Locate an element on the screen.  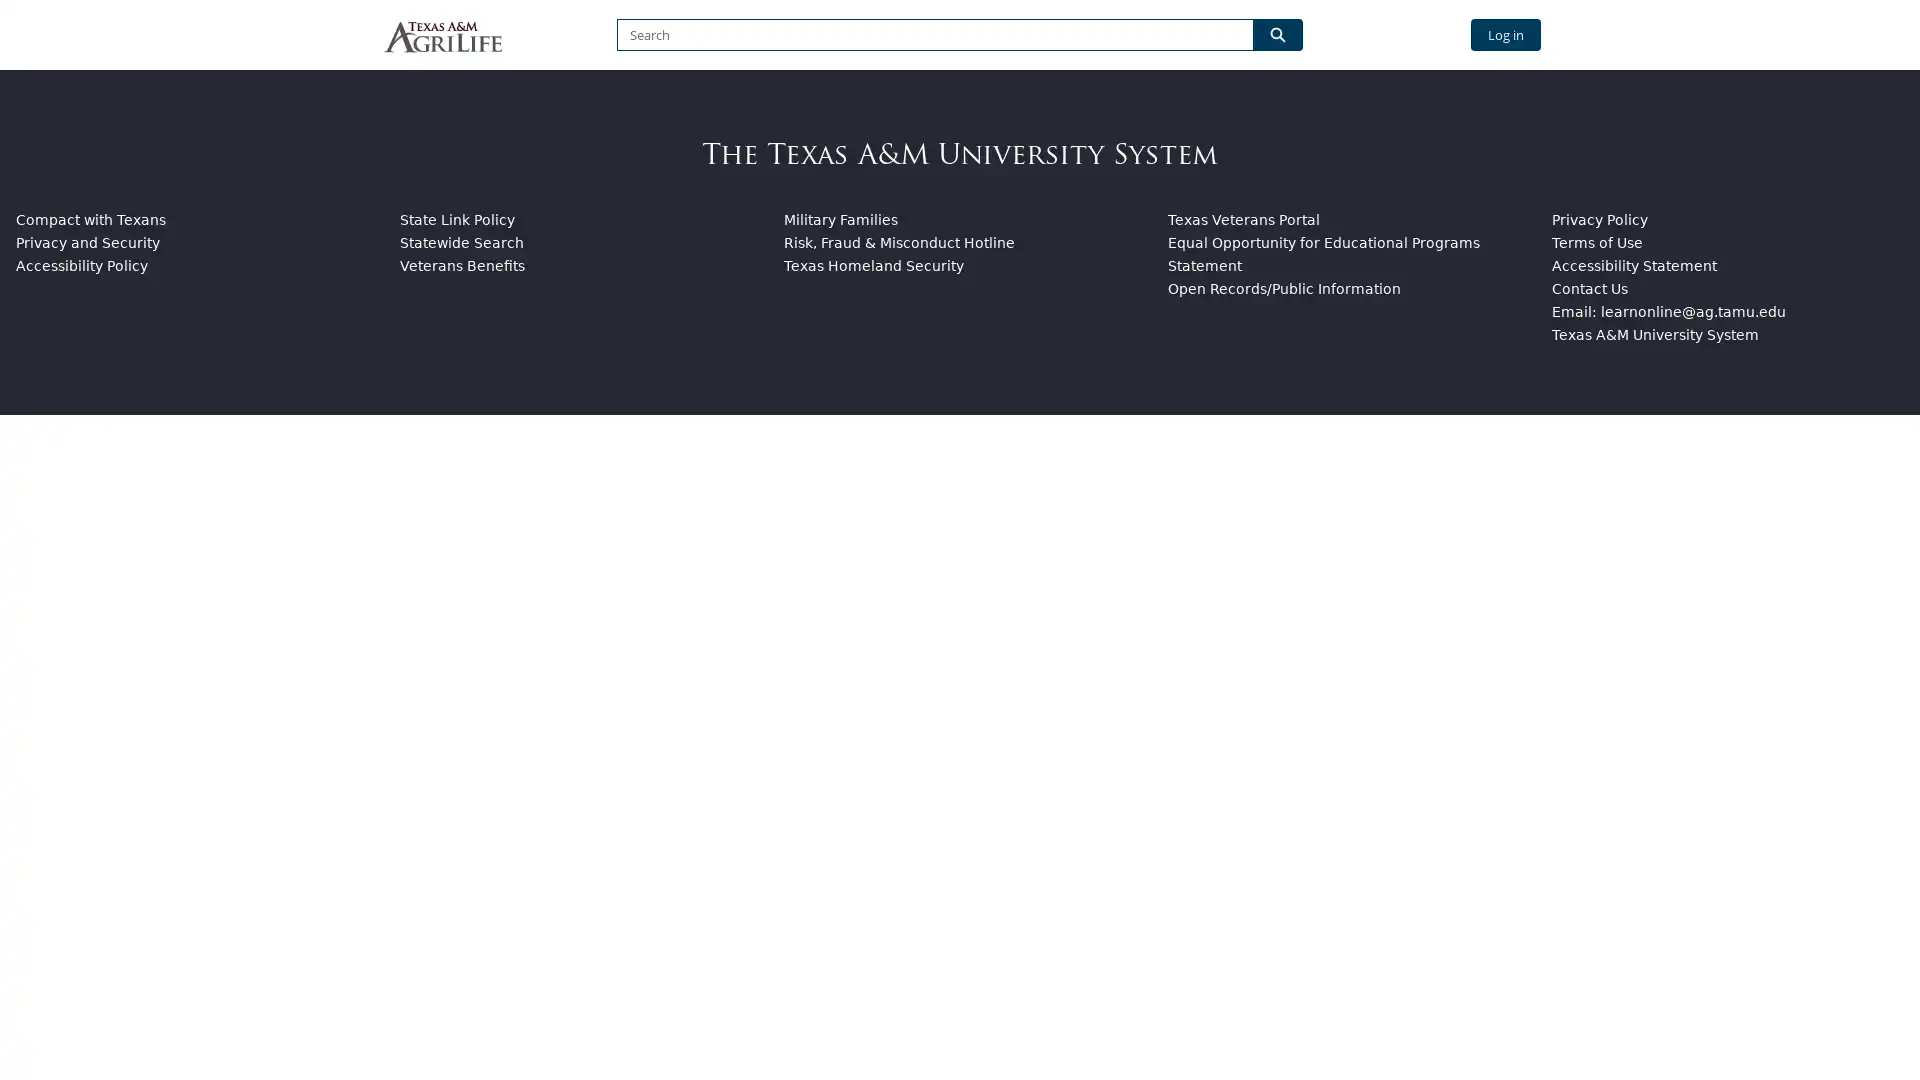
BROWSE BY CATEGORY is located at coordinates (541, 87).